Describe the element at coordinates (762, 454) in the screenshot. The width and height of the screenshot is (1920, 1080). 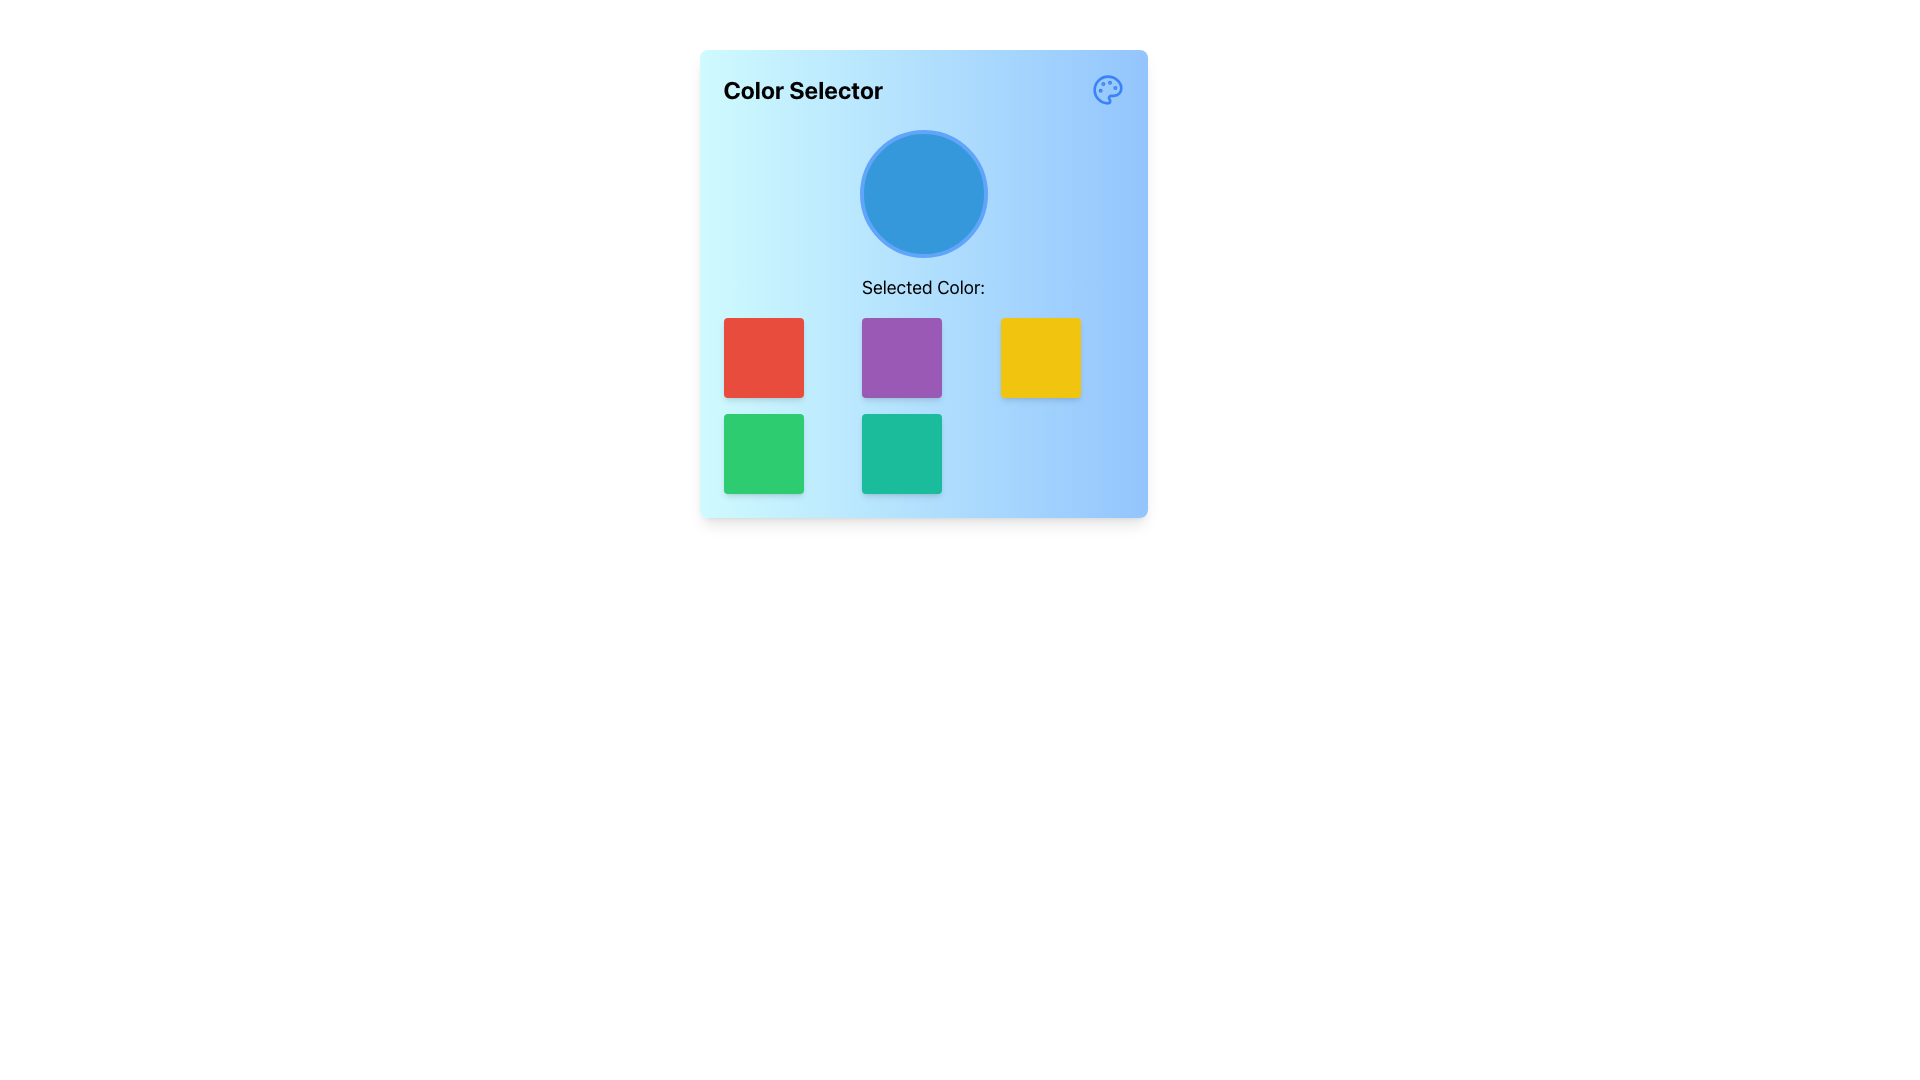
I see `the green square button with rounded corners in the Color Selector interface` at that location.